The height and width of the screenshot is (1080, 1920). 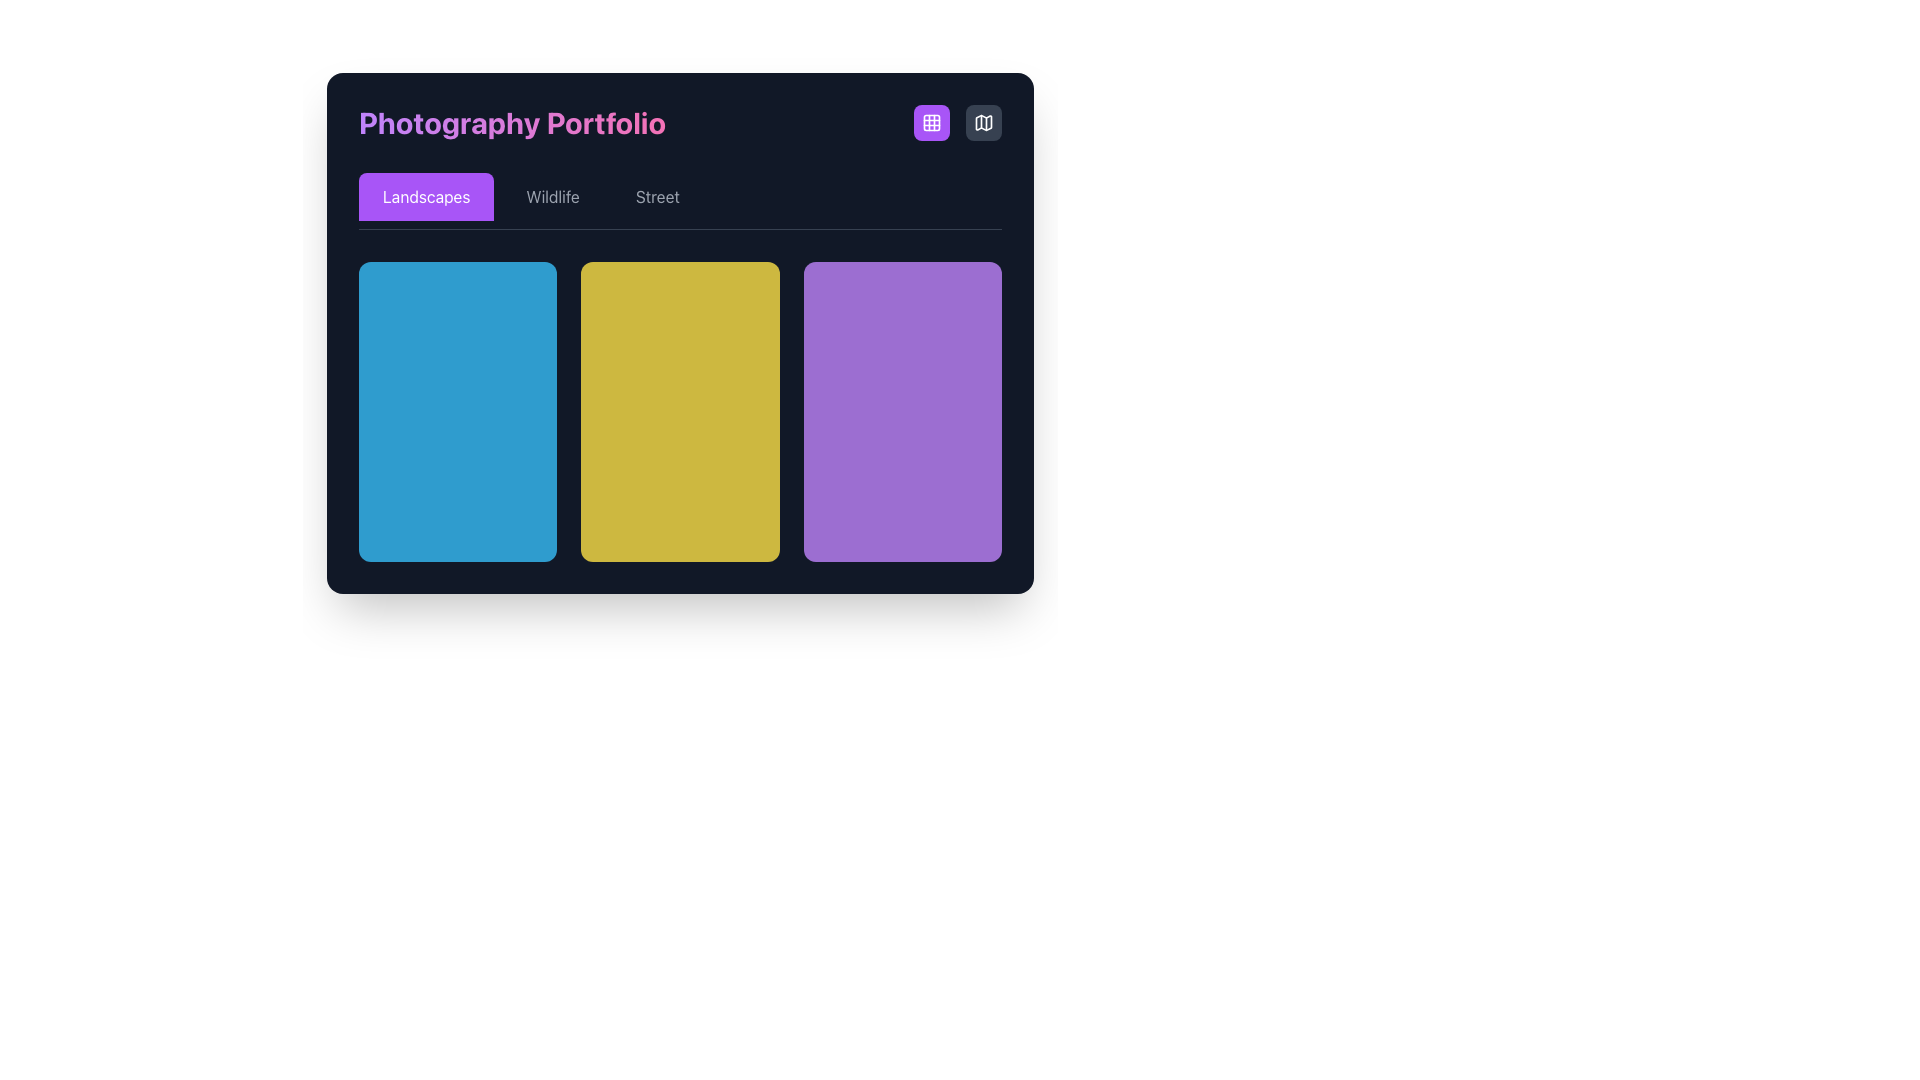 I want to click on the Navigation tab group for the Photography Portfolio, so click(x=680, y=201).